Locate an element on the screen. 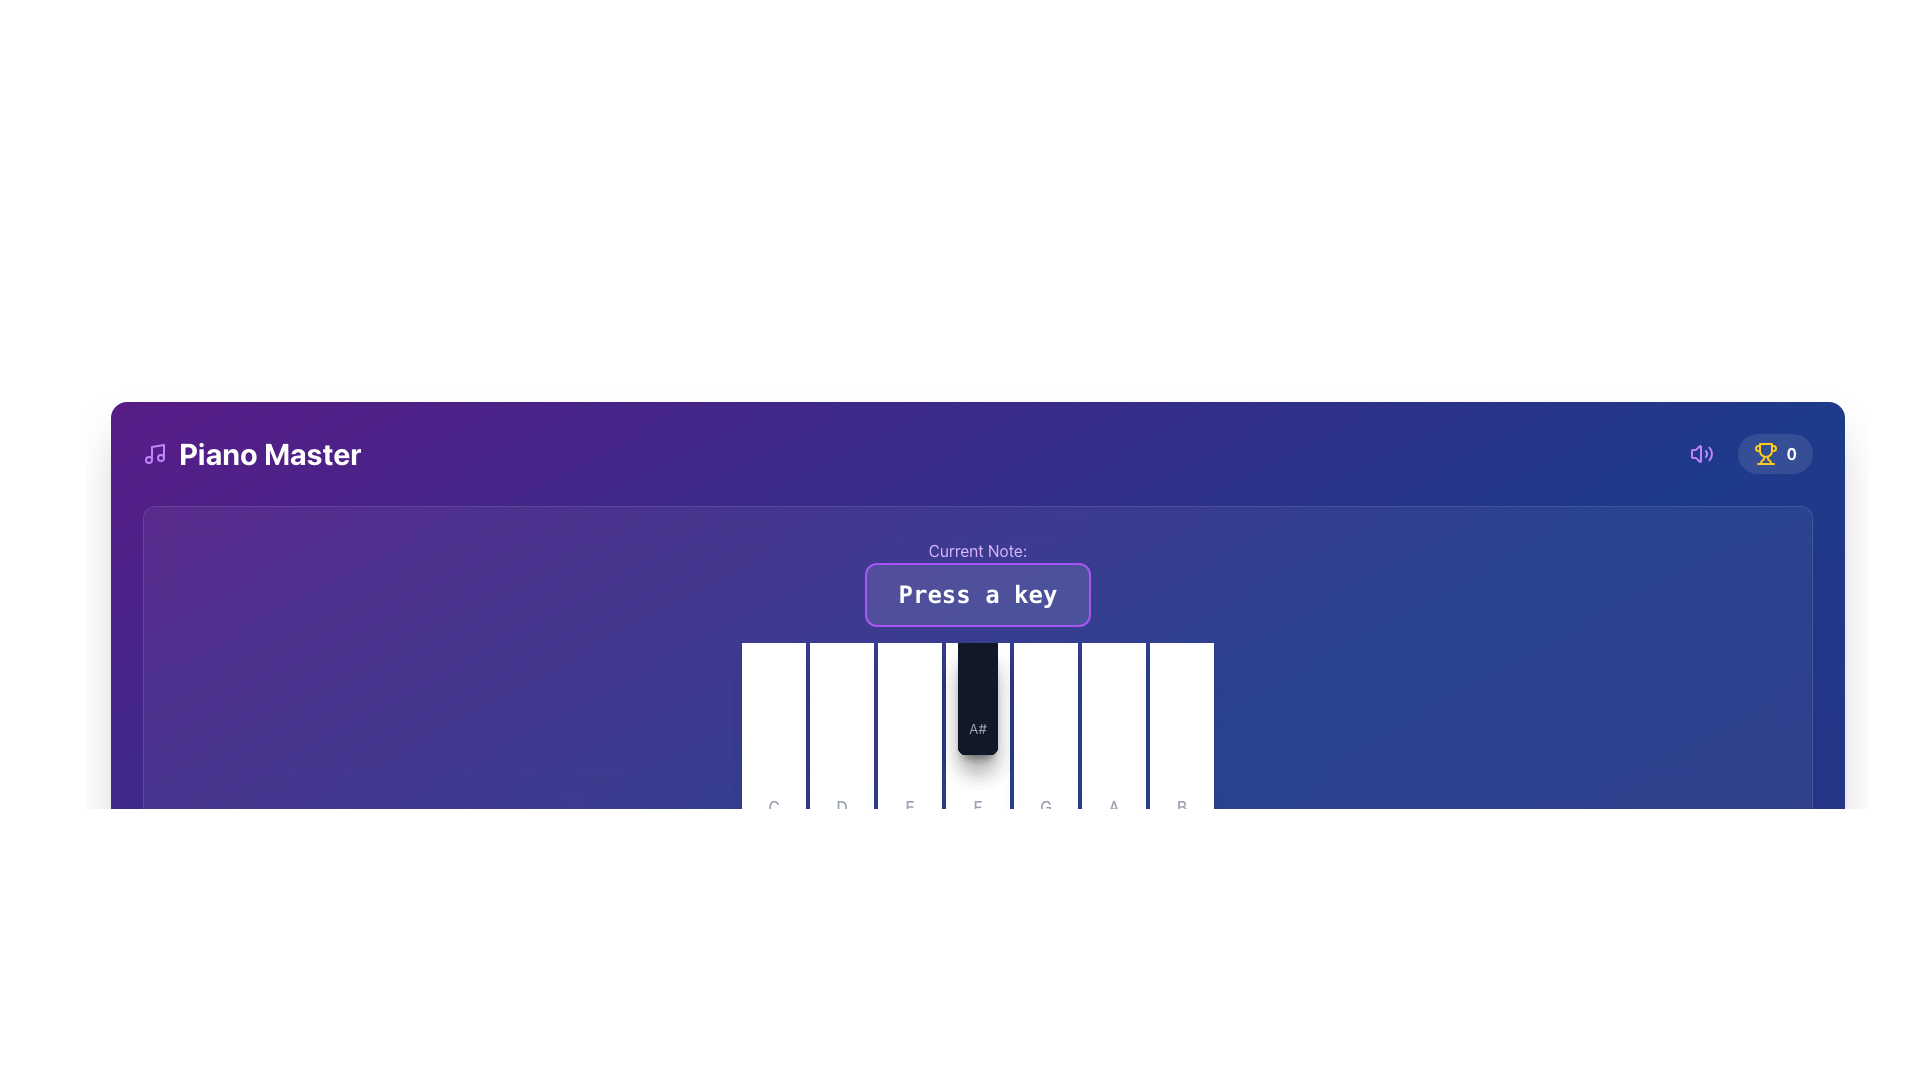 This screenshot has height=1080, width=1920. the static label text element displaying the letter 'B', which is styled in gray with medium font weight and located at the bottom of a white rounded rectangular key-like element is located at coordinates (1181, 805).